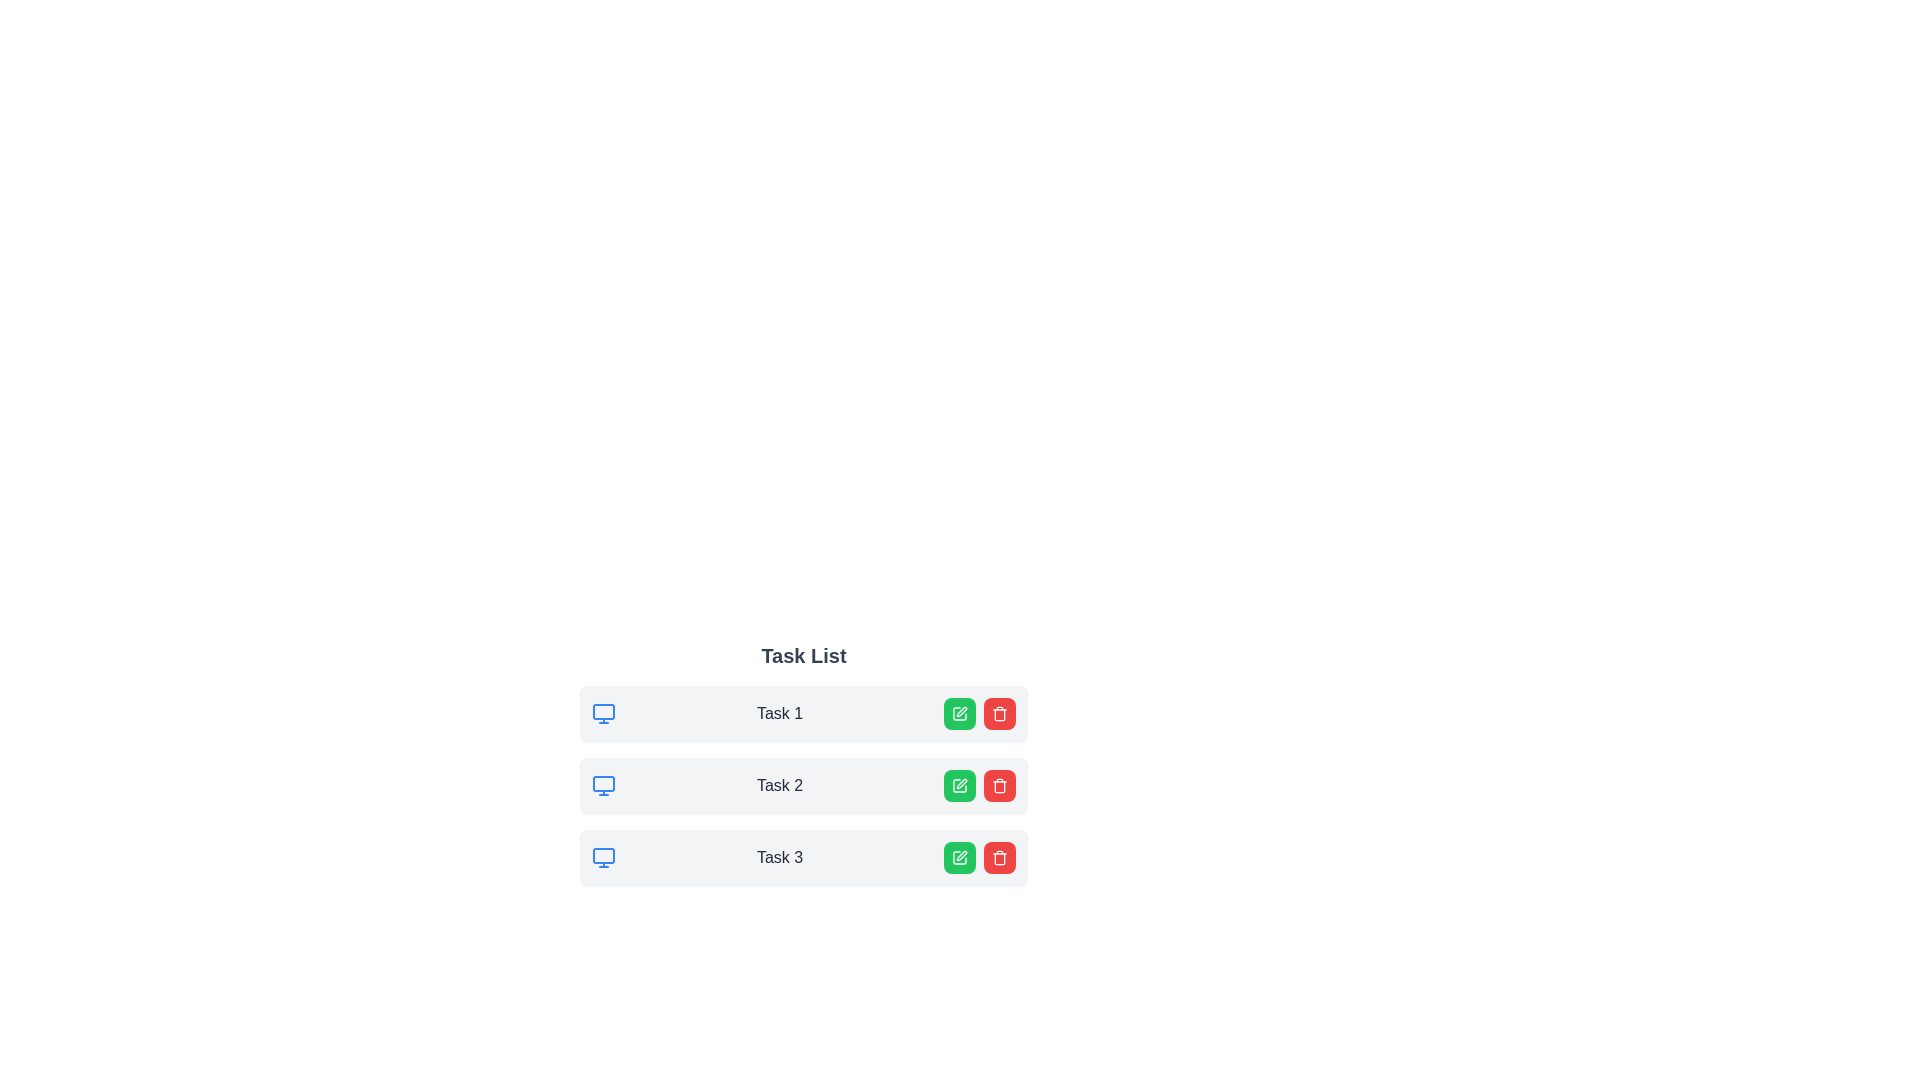  Describe the element at coordinates (960, 856) in the screenshot. I see `the small green button with a pen icon located in the last row labeled 'Task 3'` at that location.